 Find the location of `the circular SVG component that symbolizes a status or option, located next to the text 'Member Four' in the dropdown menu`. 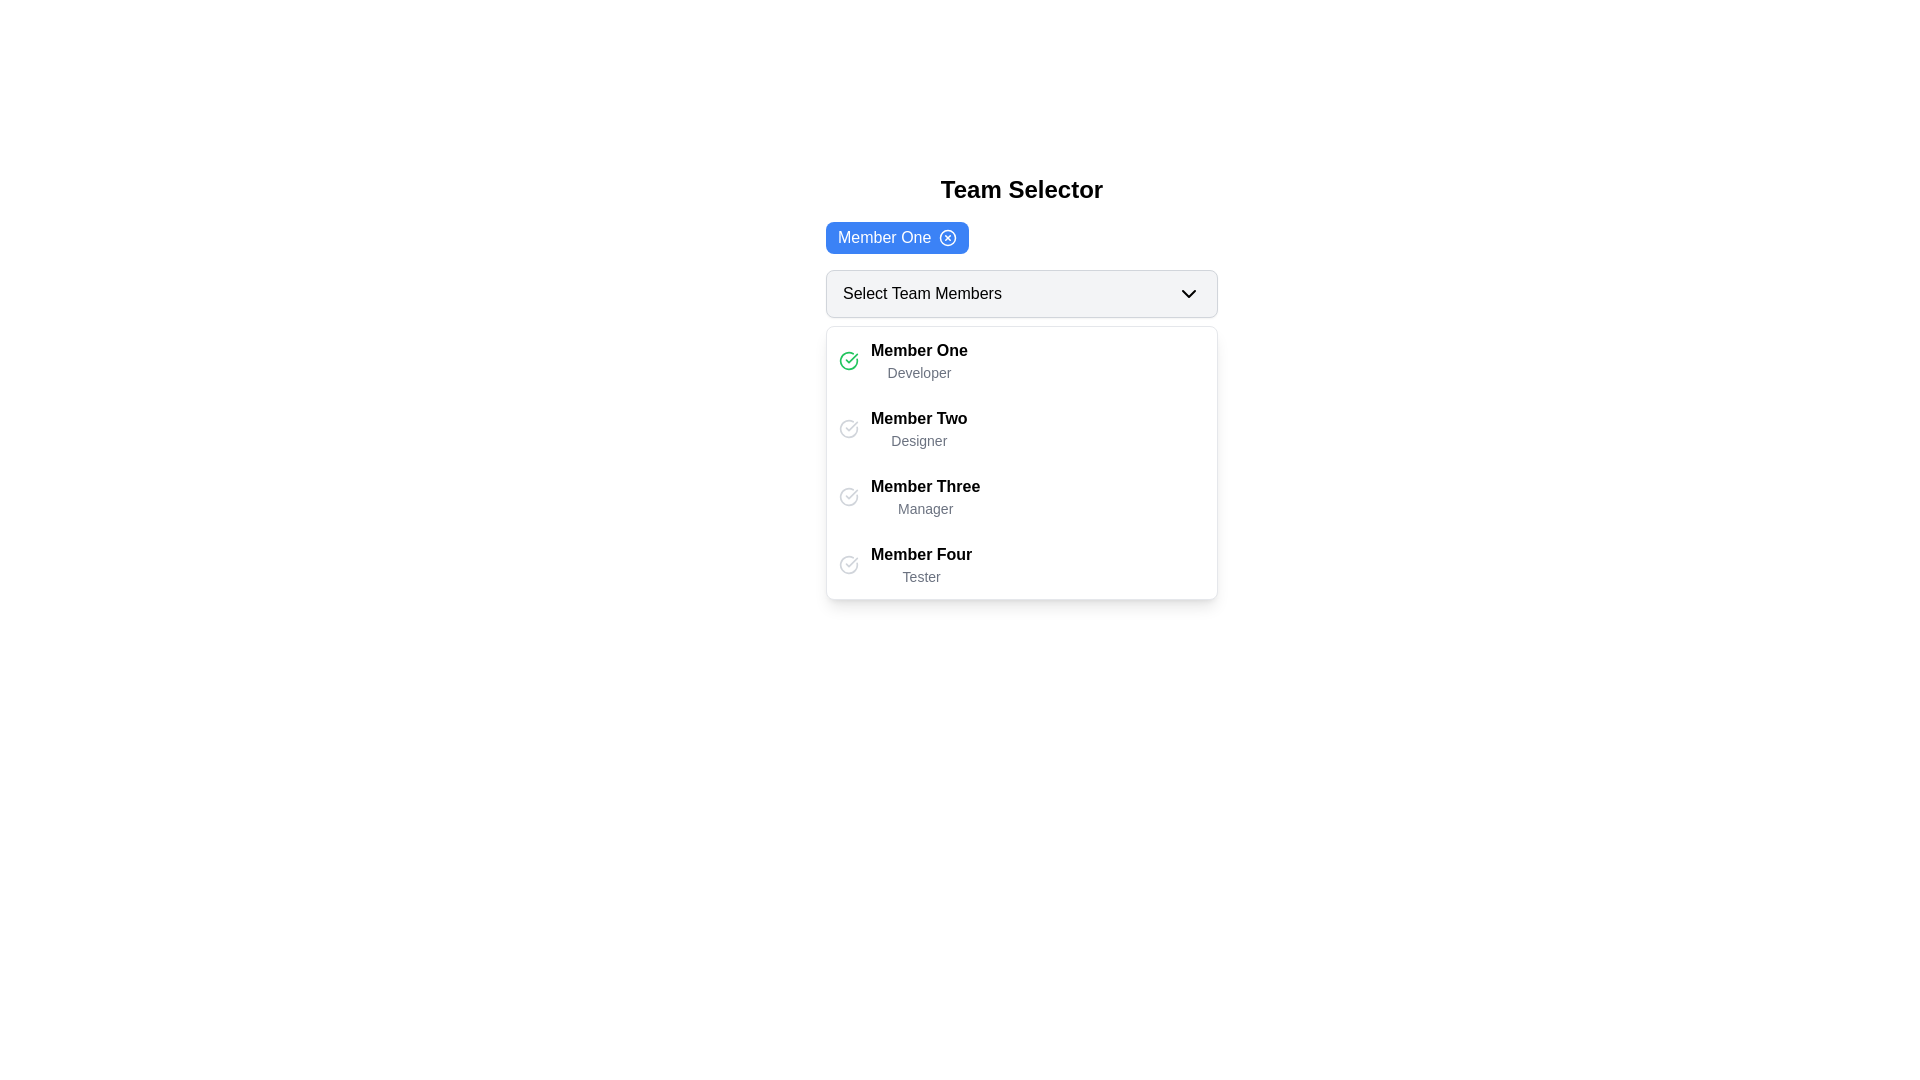

the circular SVG component that symbolizes a status or option, located next to the text 'Member Four' in the dropdown menu is located at coordinates (849, 496).